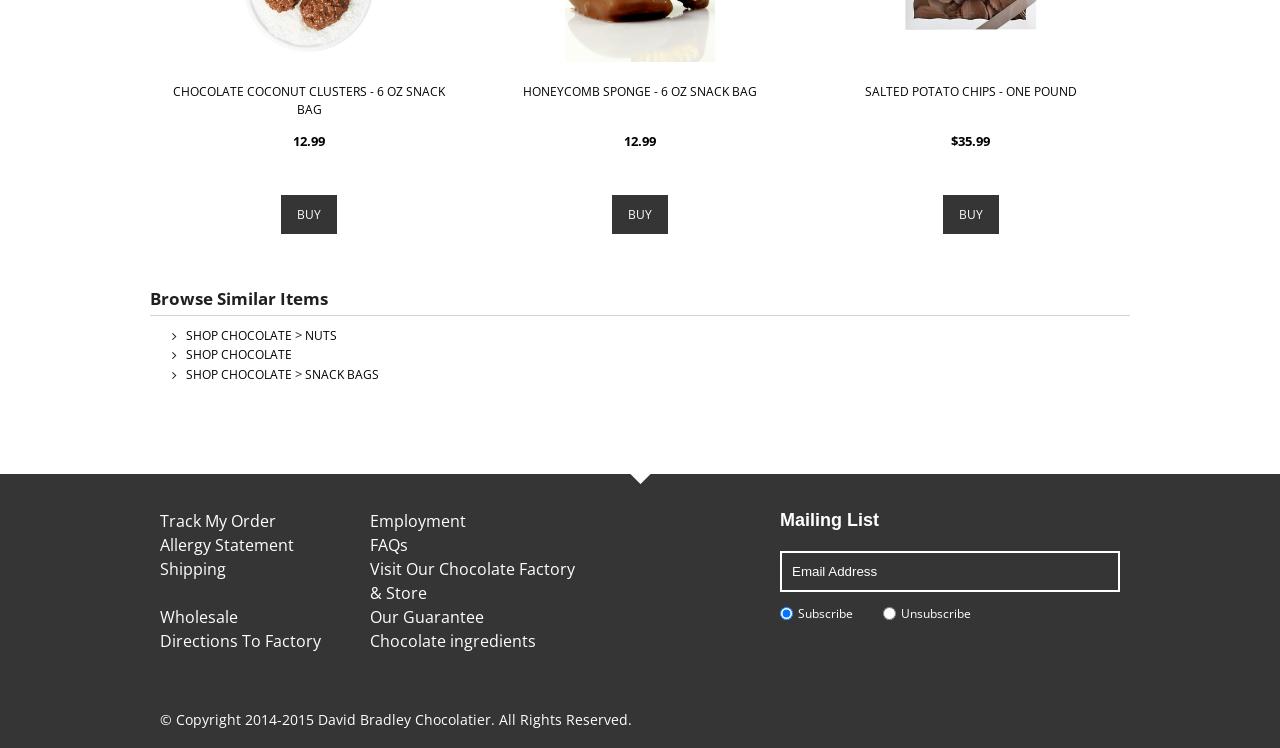 Image resolution: width=1280 pixels, height=748 pixels. Describe the element at coordinates (226, 543) in the screenshot. I see `'Allergy Statement'` at that location.